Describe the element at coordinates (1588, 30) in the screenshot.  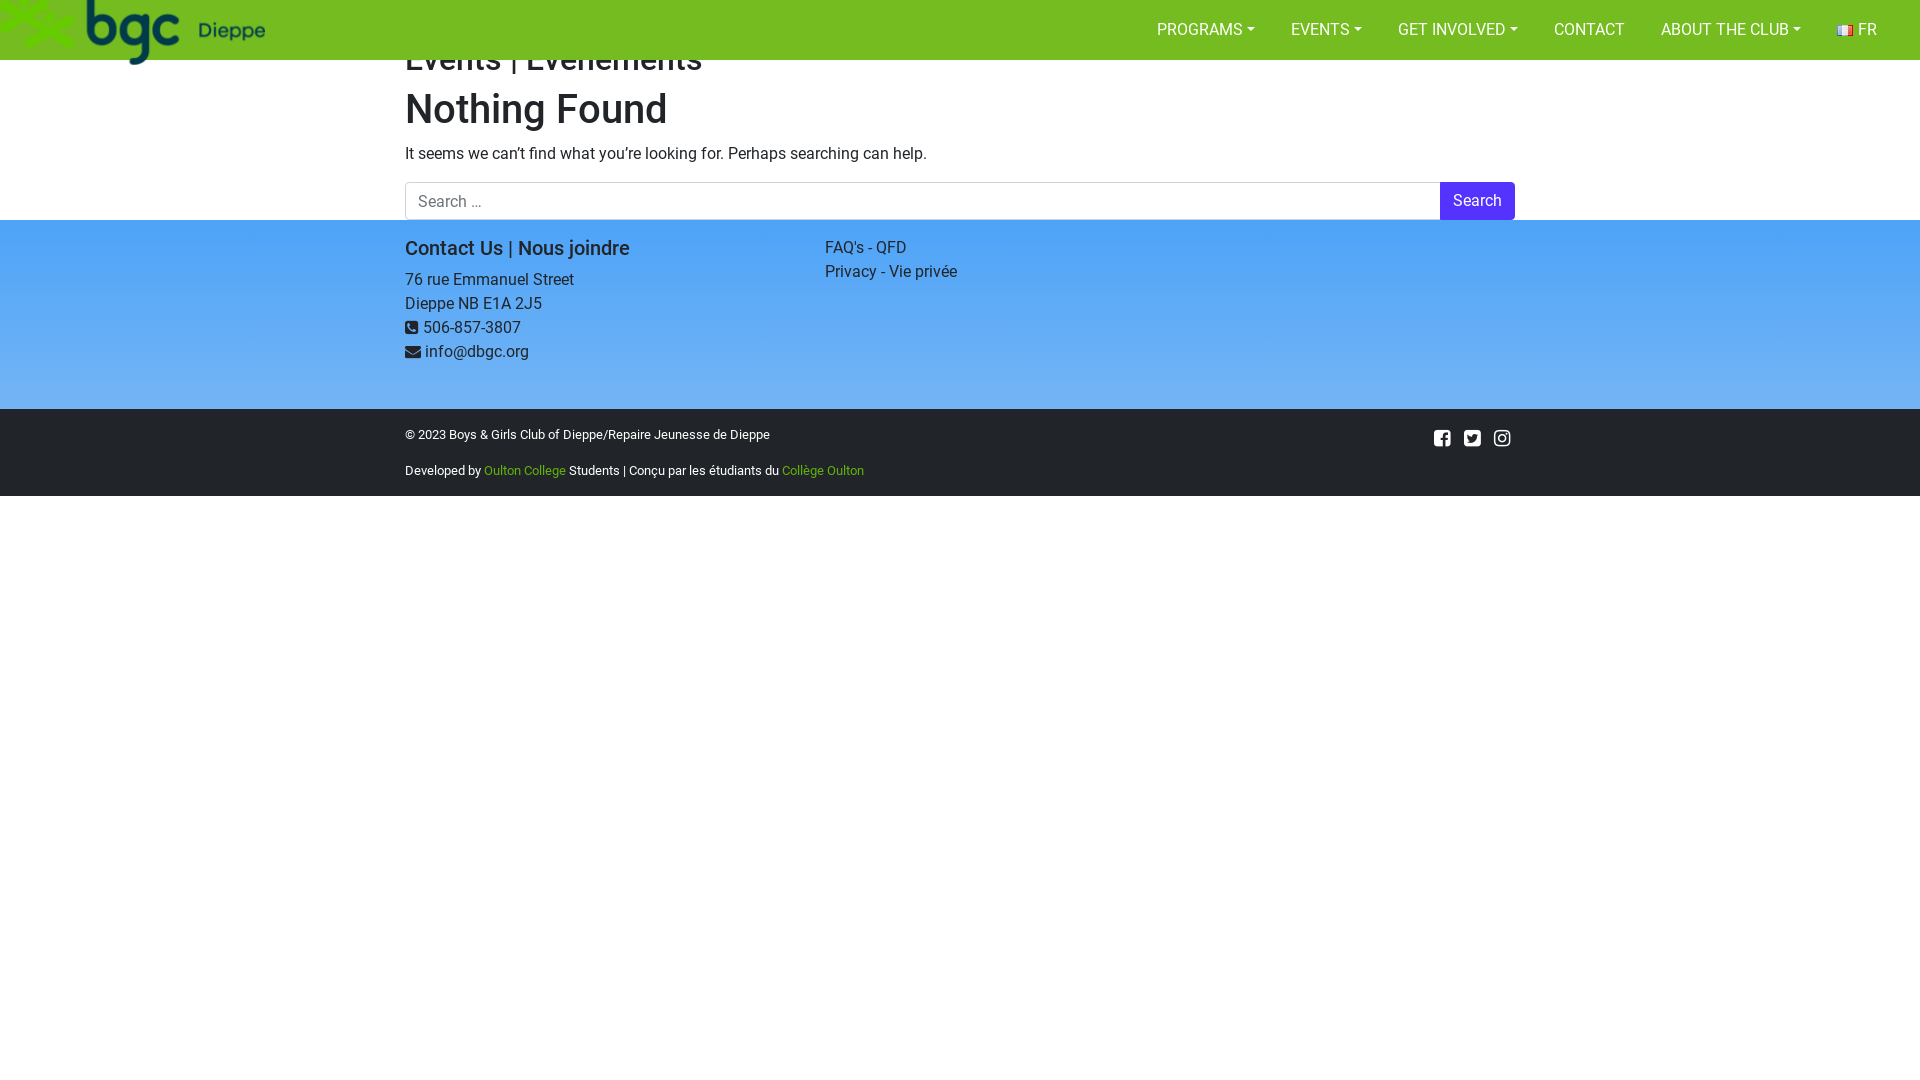
I see `'CONTACT'` at that location.